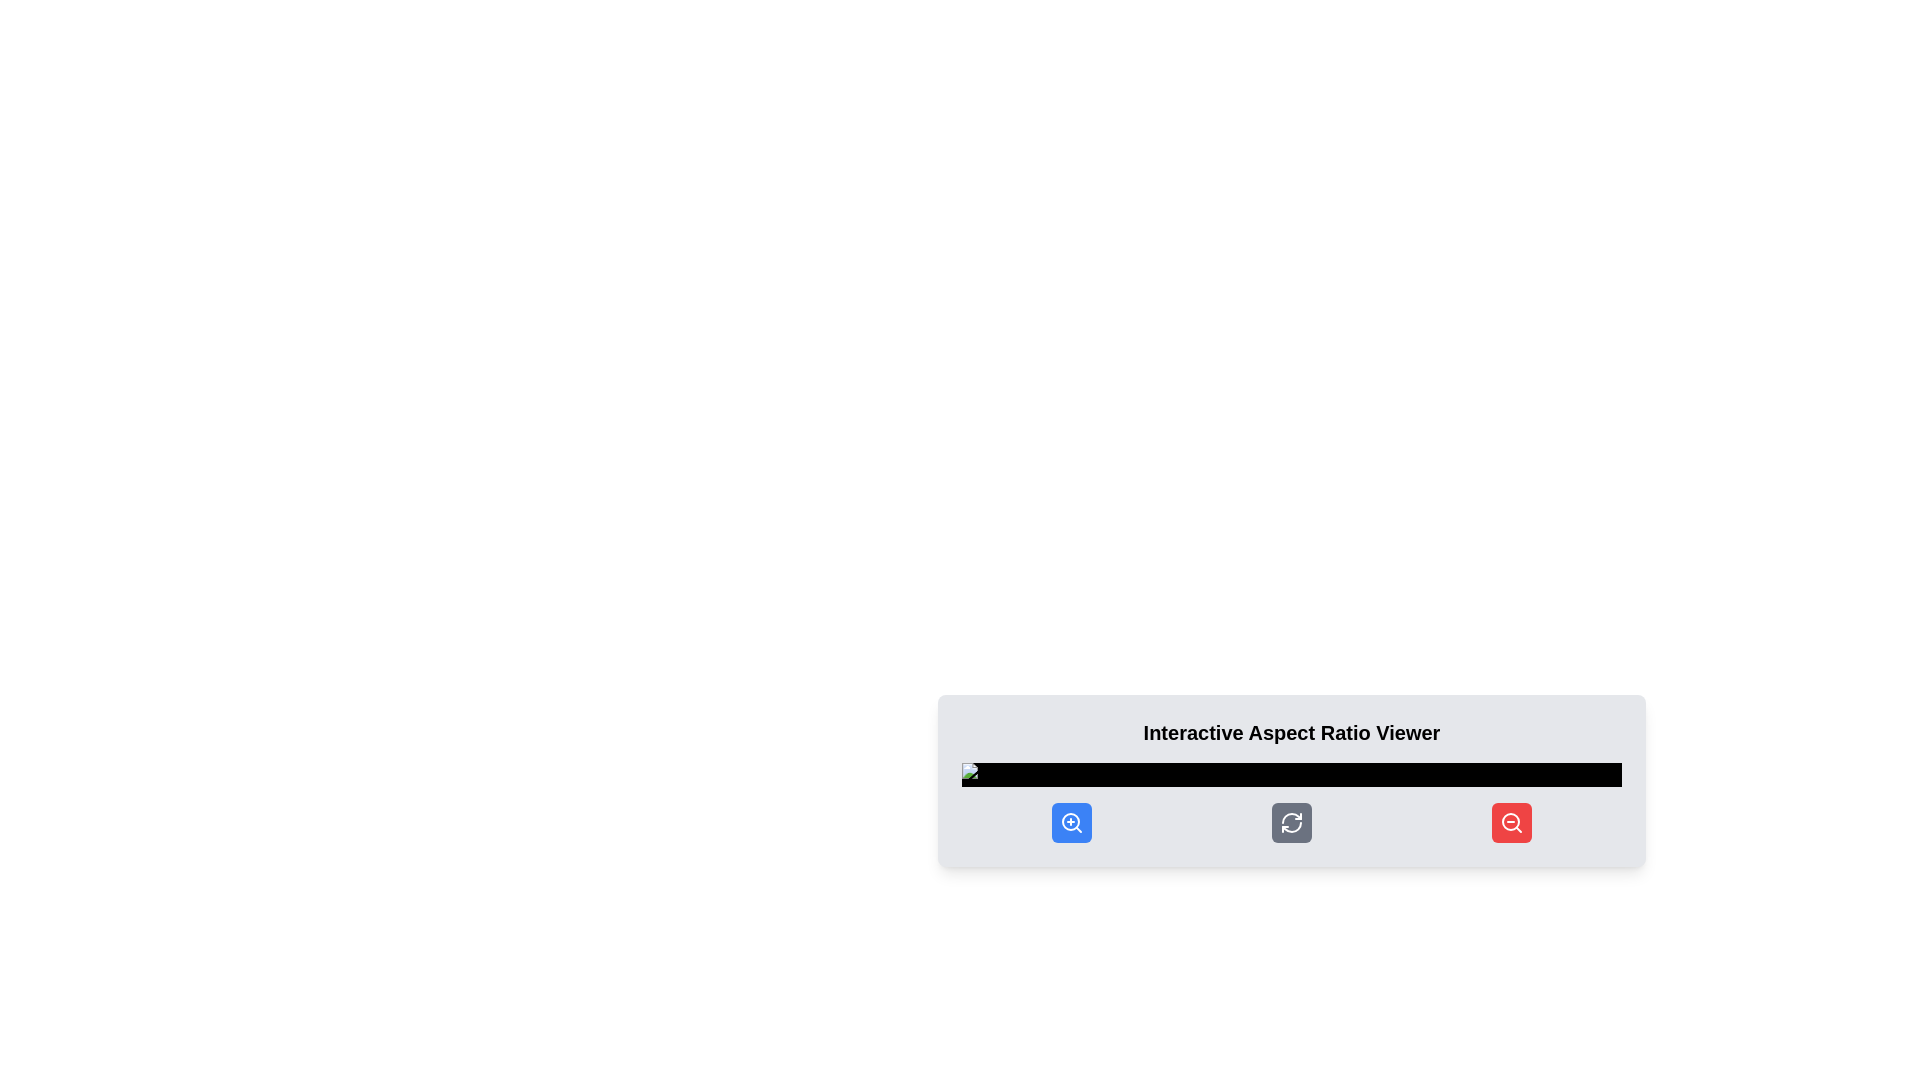 This screenshot has width=1920, height=1080. I want to click on the refresh icon located in the central part of the toolbar at the bottom of the interface, so click(1291, 822).